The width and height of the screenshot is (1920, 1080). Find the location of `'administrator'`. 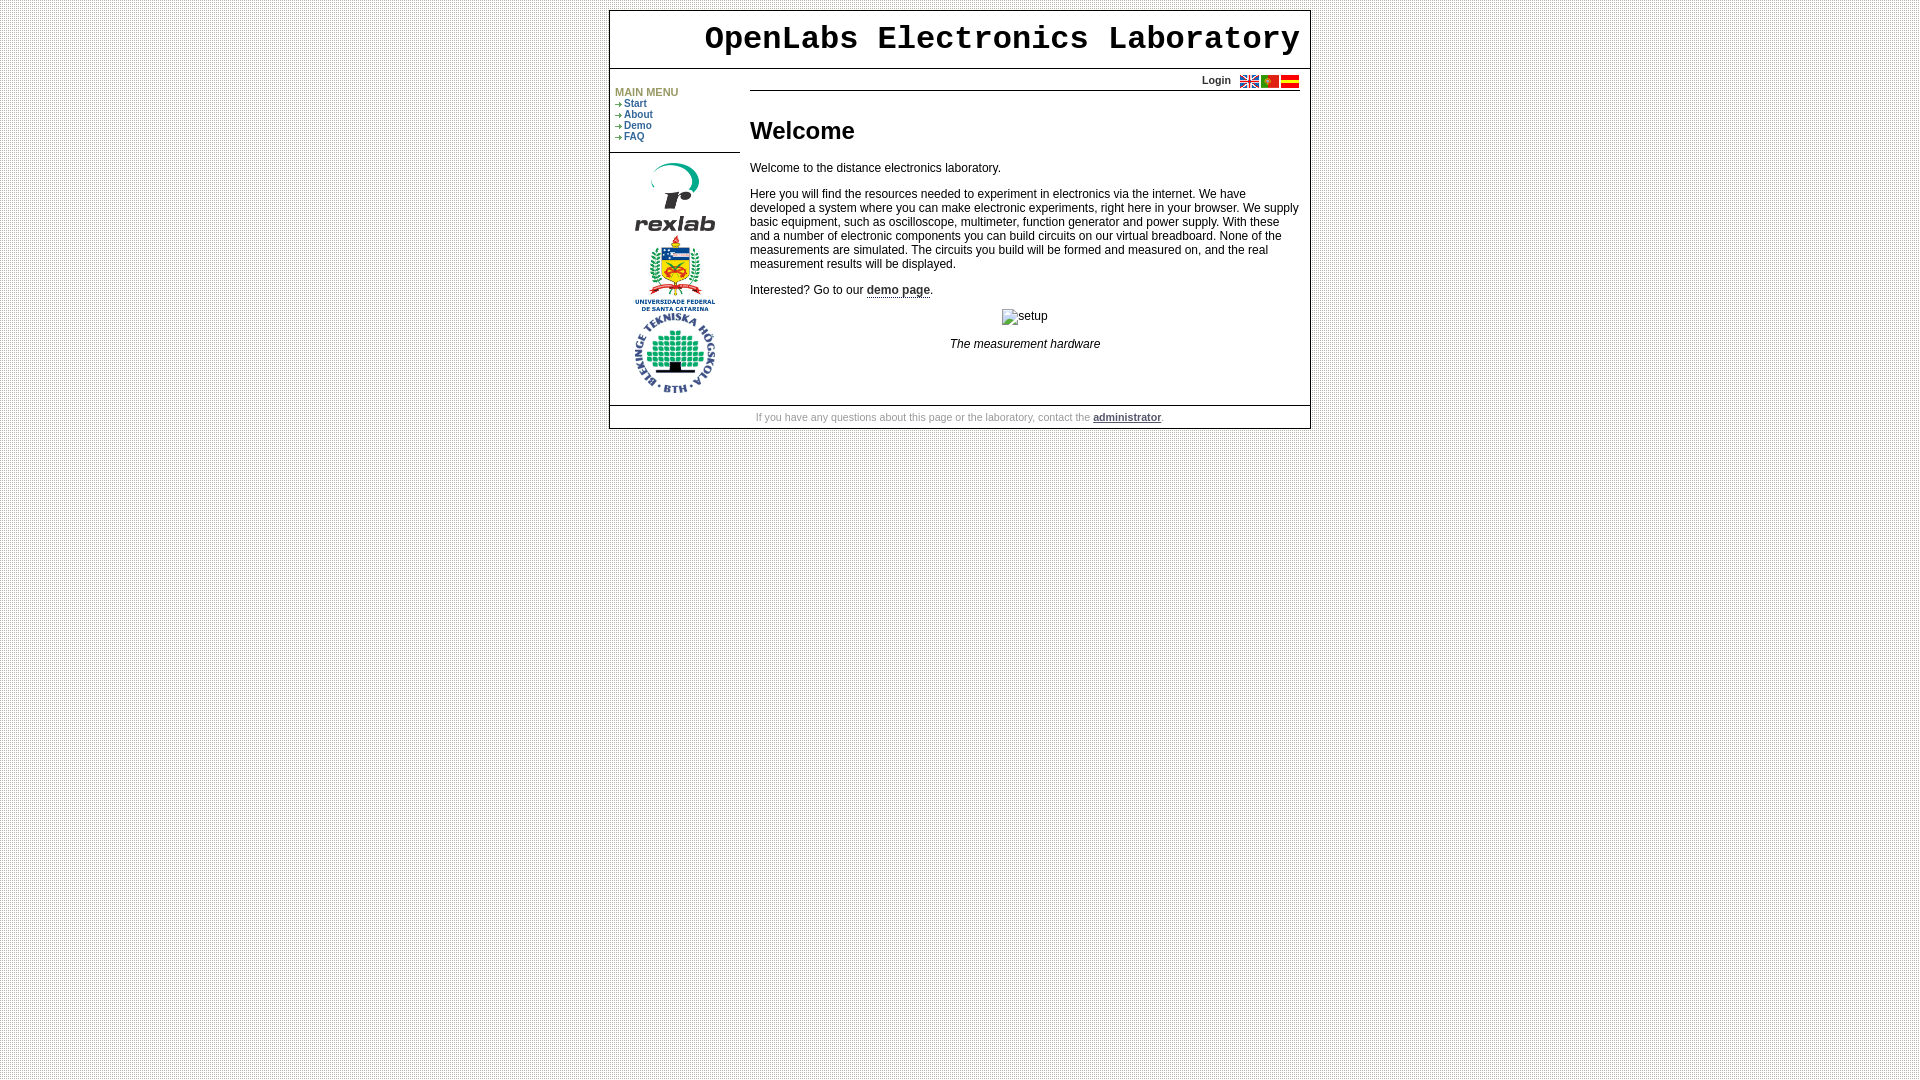

'administrator' is located at coordinates (1092, 415).